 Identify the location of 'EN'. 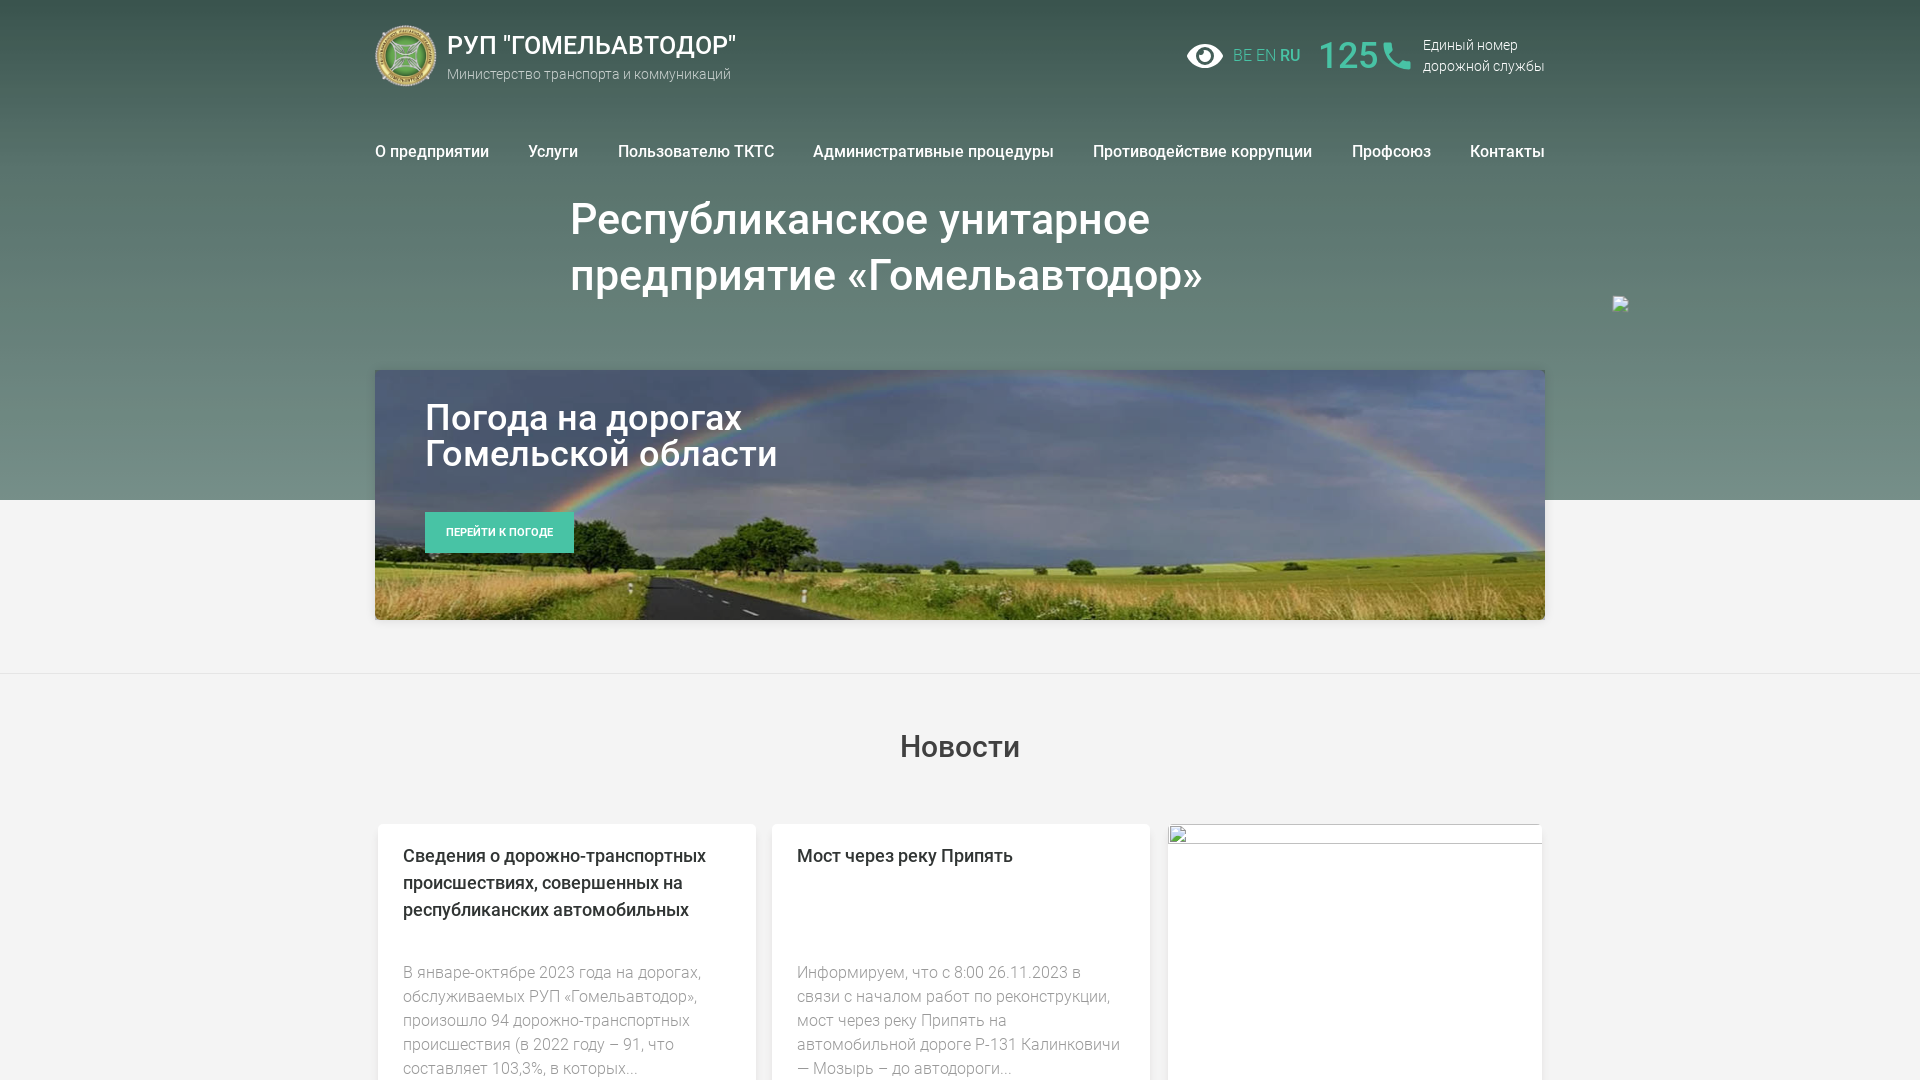
(1265, 54).